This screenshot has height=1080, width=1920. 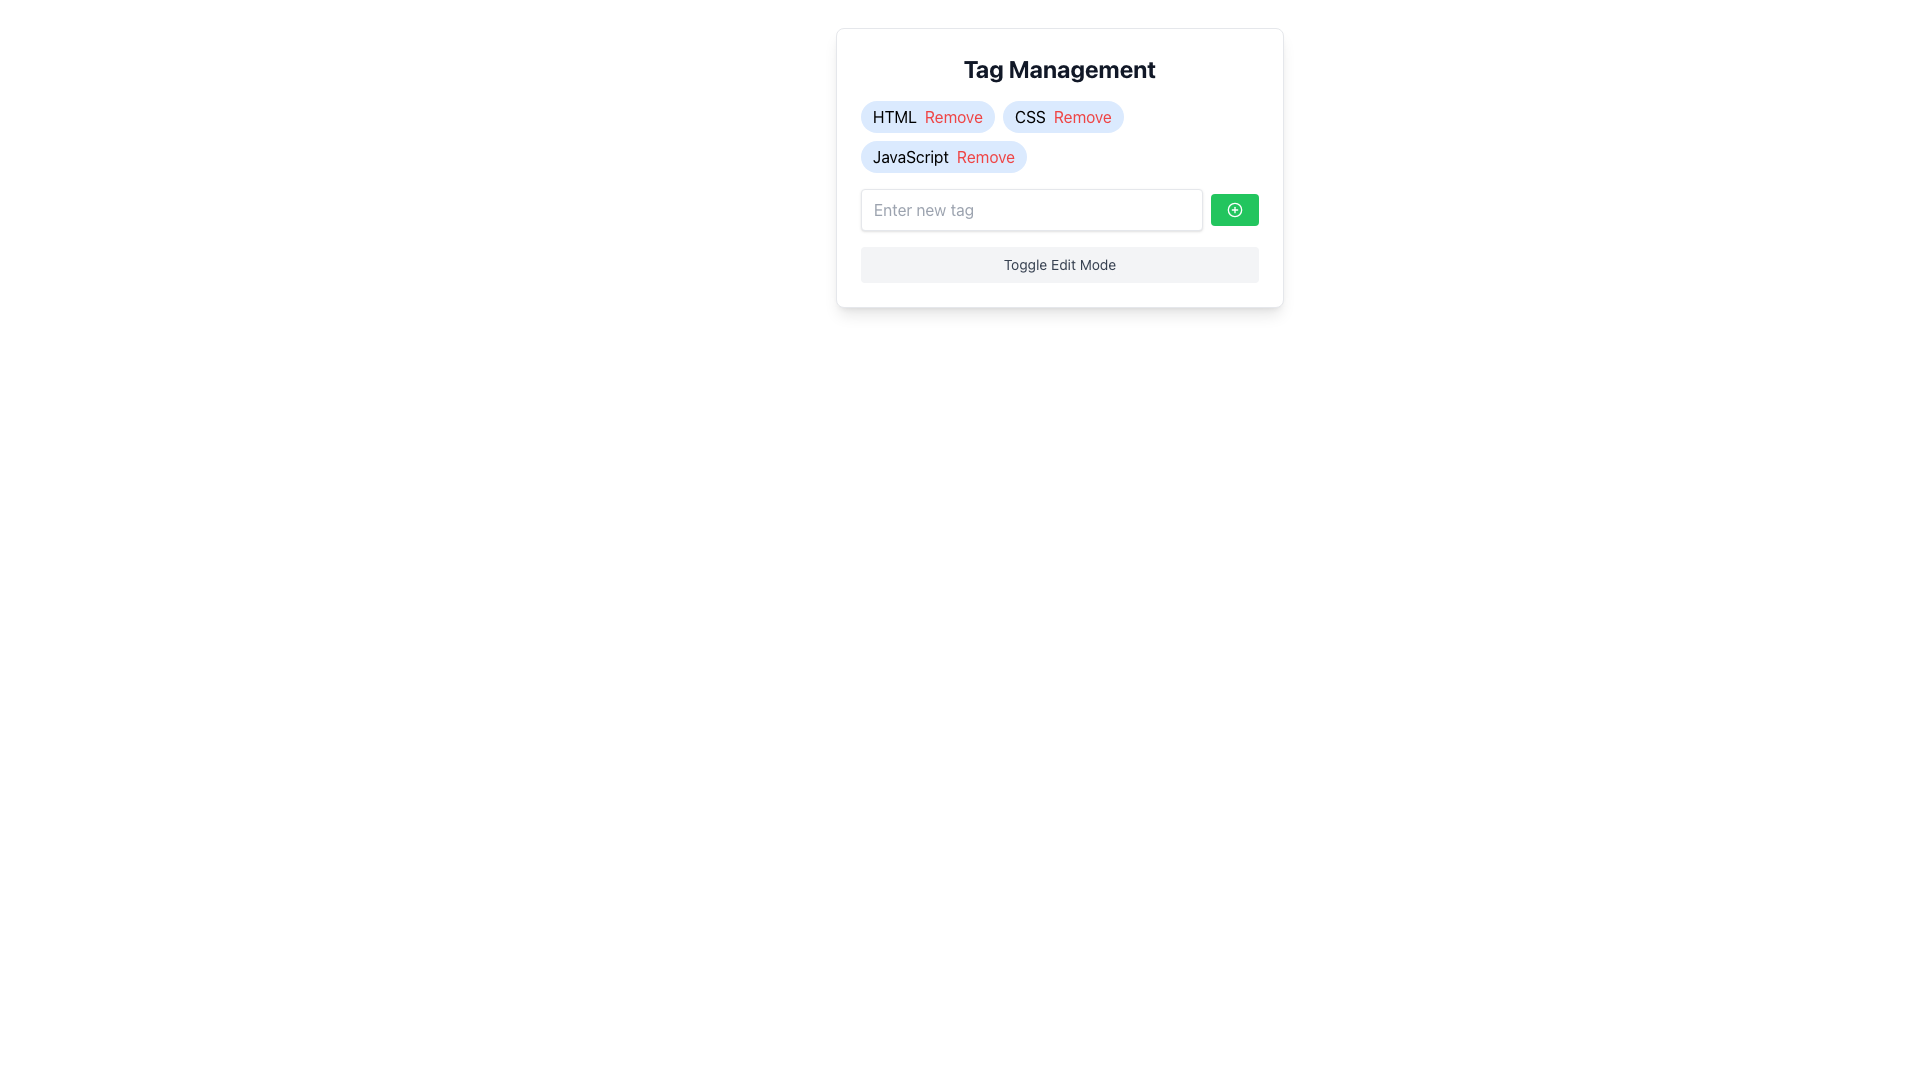 I want to click on the 'Remove' link associated with the tag list of programming languages displayed as rounded, blue-shaded pills, so click(x=1059, y=136).